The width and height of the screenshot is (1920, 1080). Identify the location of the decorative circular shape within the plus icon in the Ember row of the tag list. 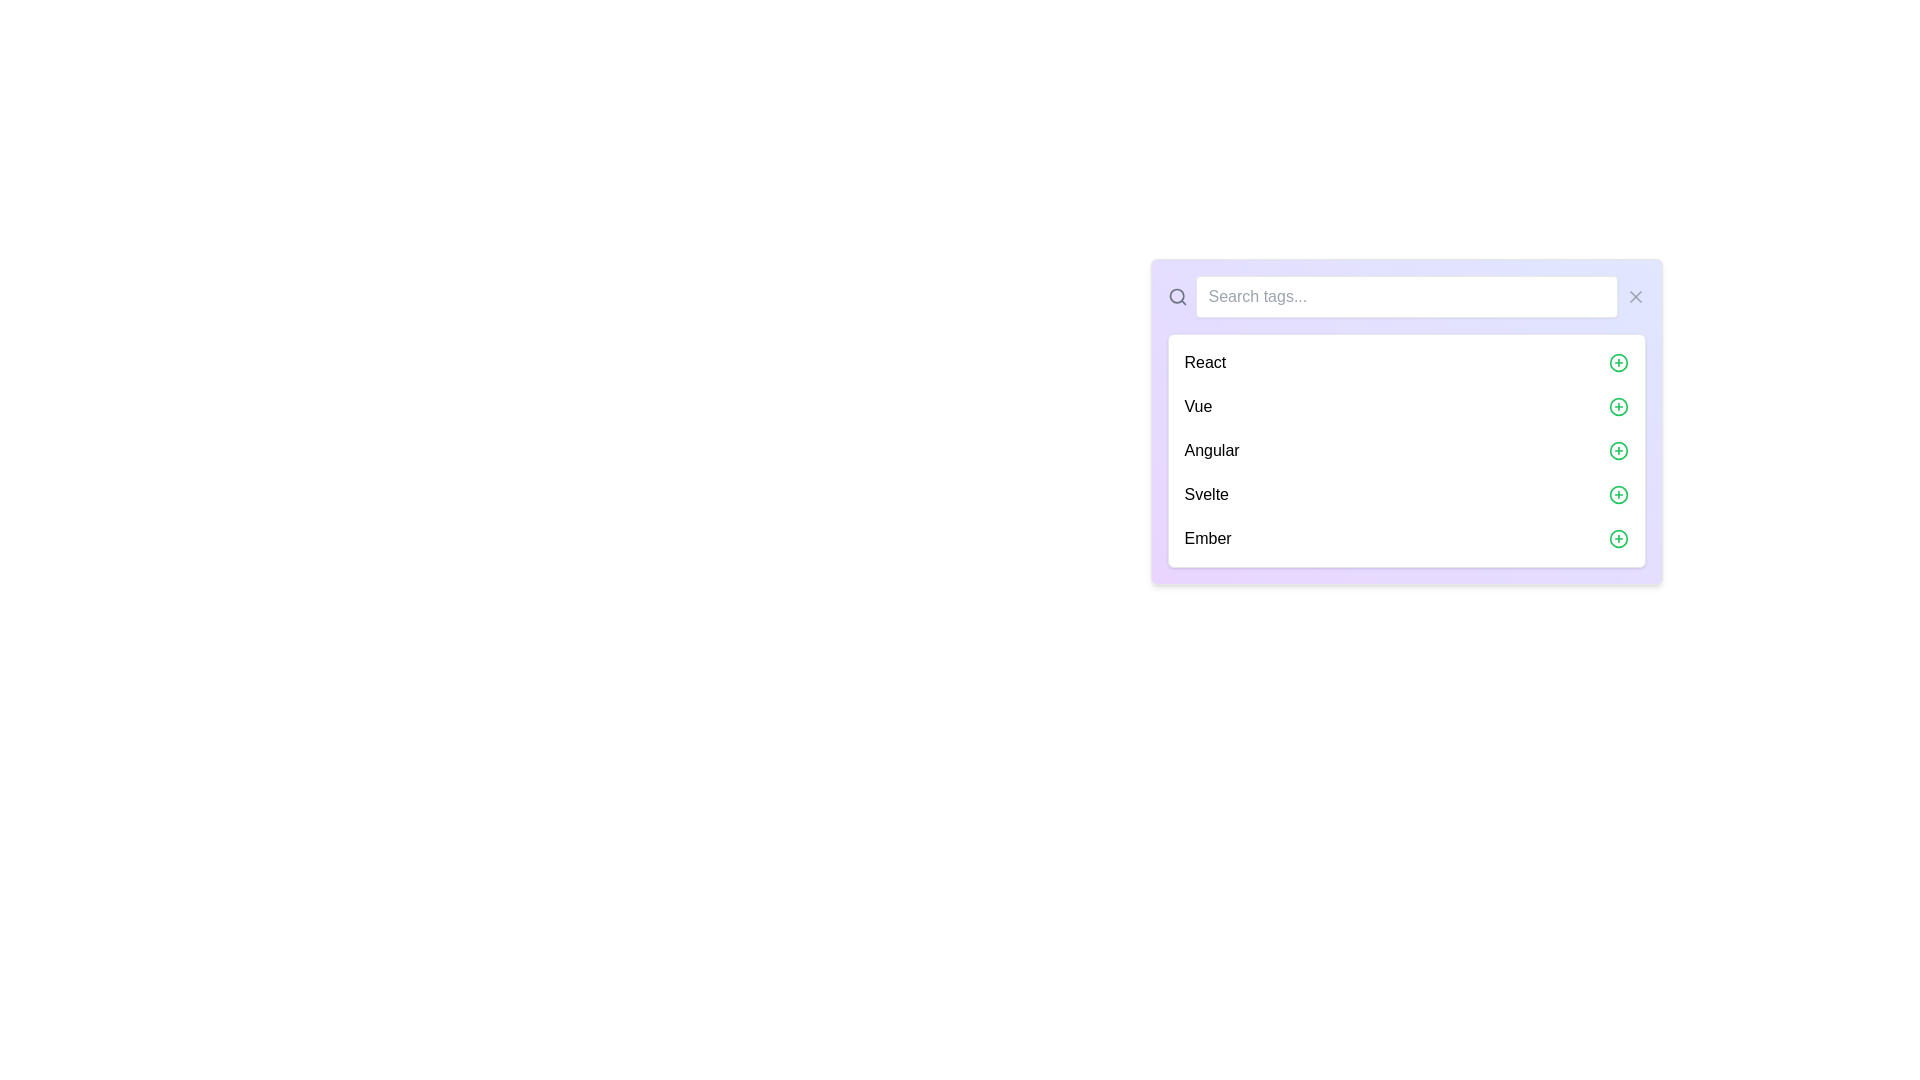
(1618, 538).